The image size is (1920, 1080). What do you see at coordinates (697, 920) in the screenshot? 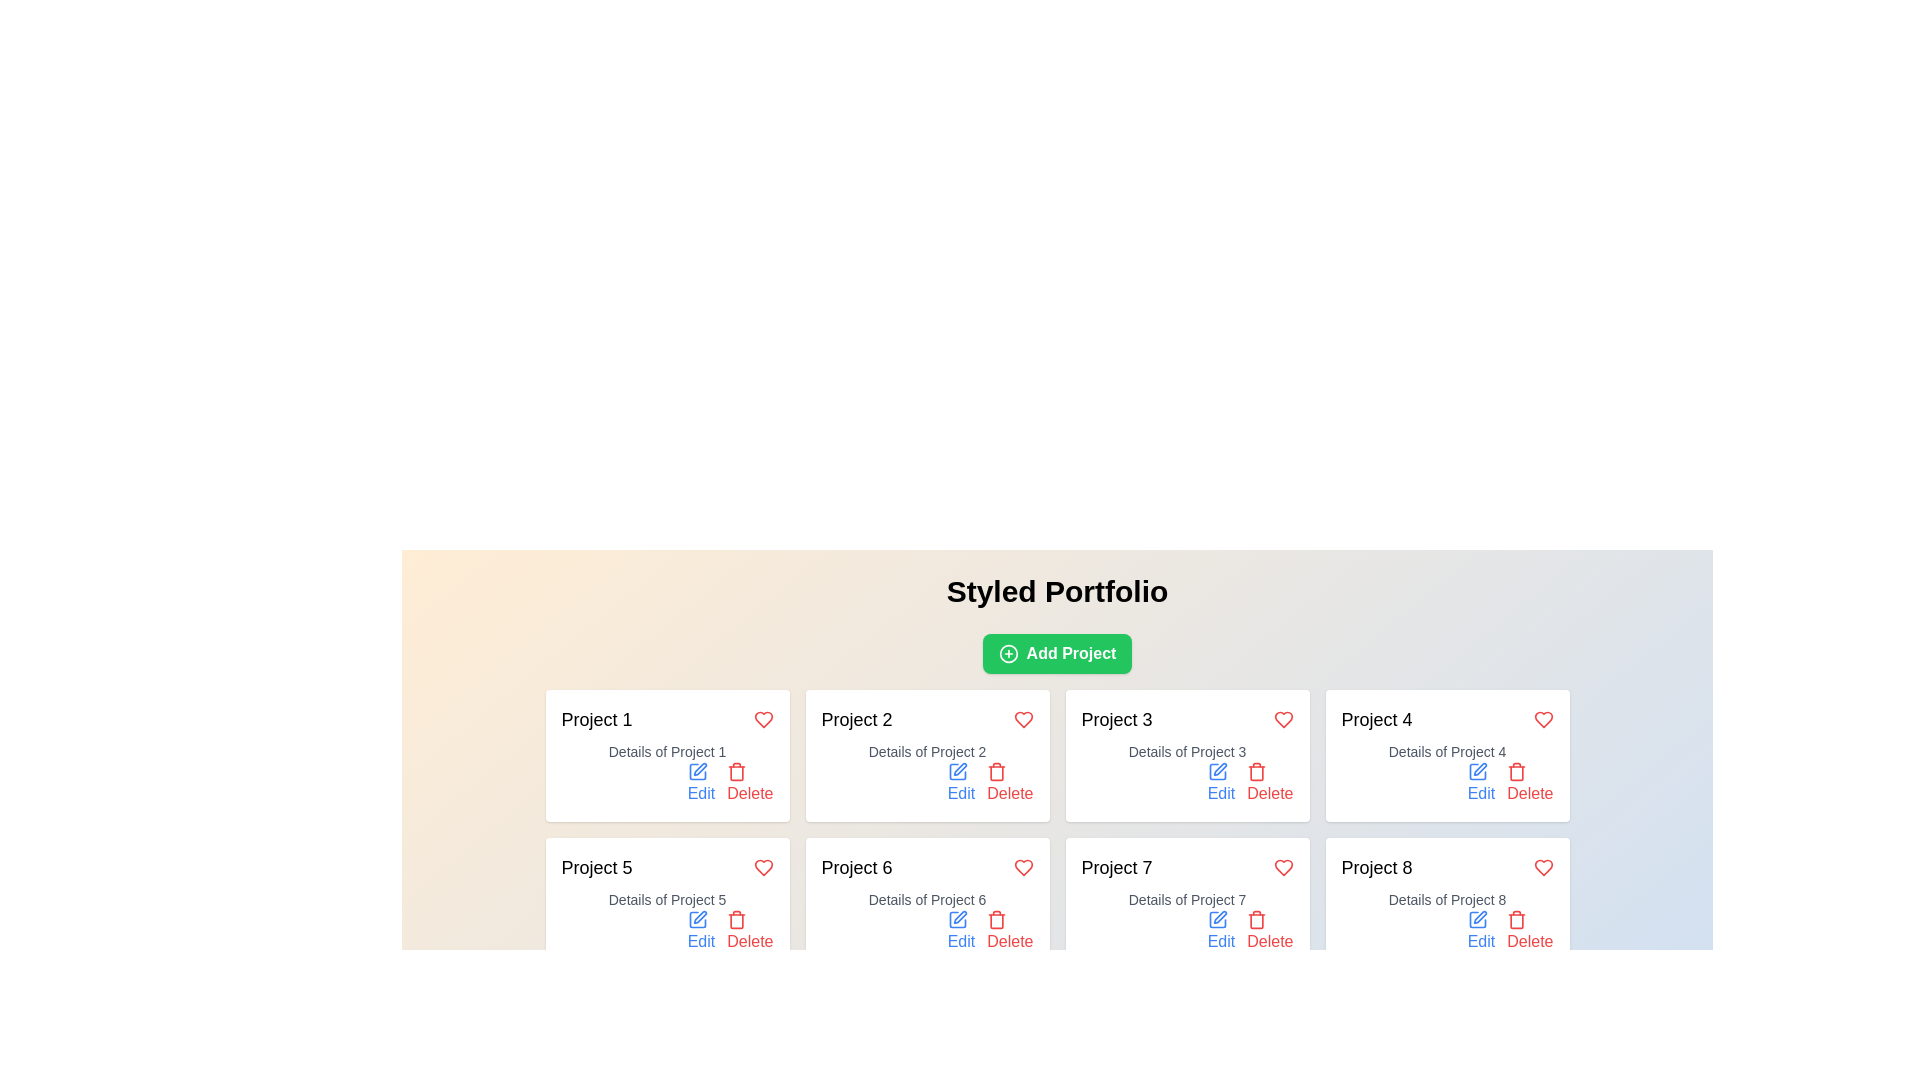
I see `the blue pen icon styled in a flat vector format, which is part of the action menu under the 'Edit' label in the project card for initiating editing` at bounding box center [697, 920].